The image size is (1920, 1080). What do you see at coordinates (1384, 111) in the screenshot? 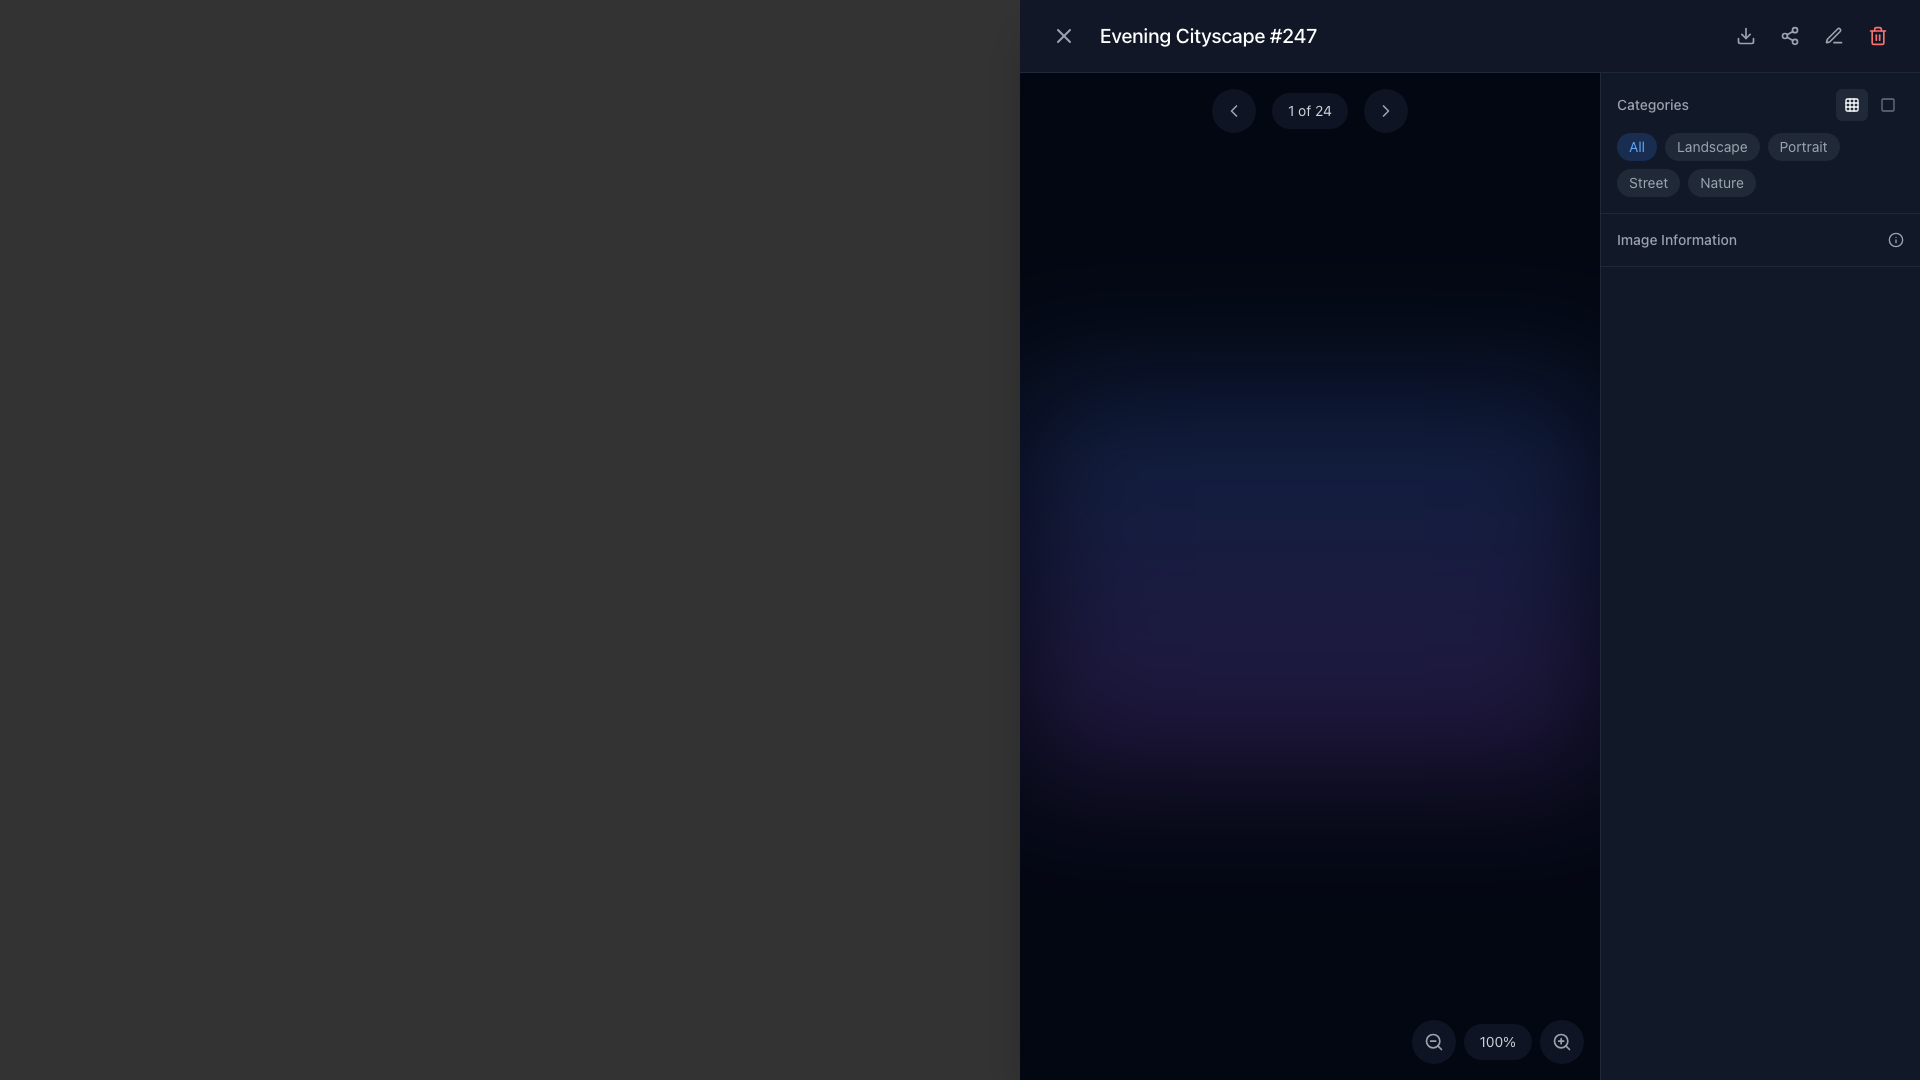
I see `the circular 'Next' or 'Forward' button` at bounding box center [1384, 111].